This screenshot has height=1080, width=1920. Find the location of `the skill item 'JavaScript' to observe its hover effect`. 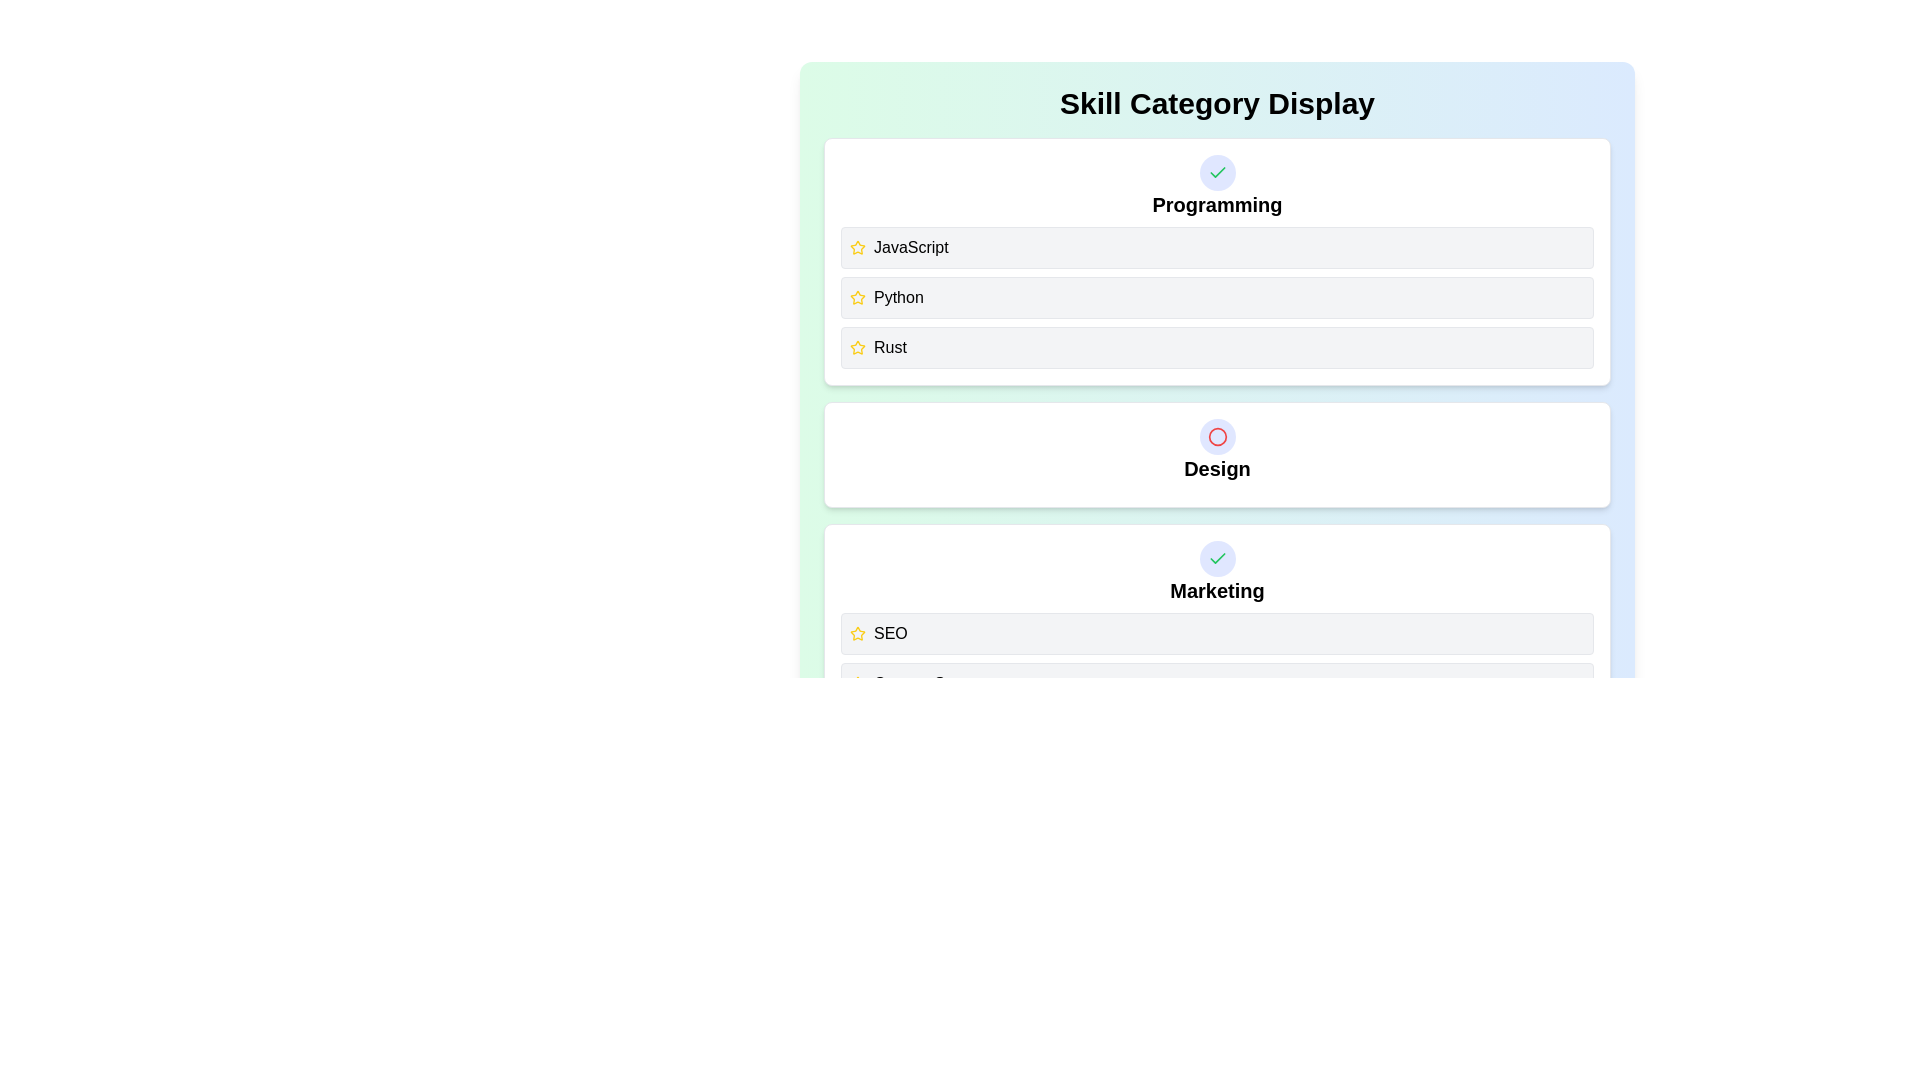

the skill item 'JavaScript' to observe its hover effect is located at coordinates (849, 246).